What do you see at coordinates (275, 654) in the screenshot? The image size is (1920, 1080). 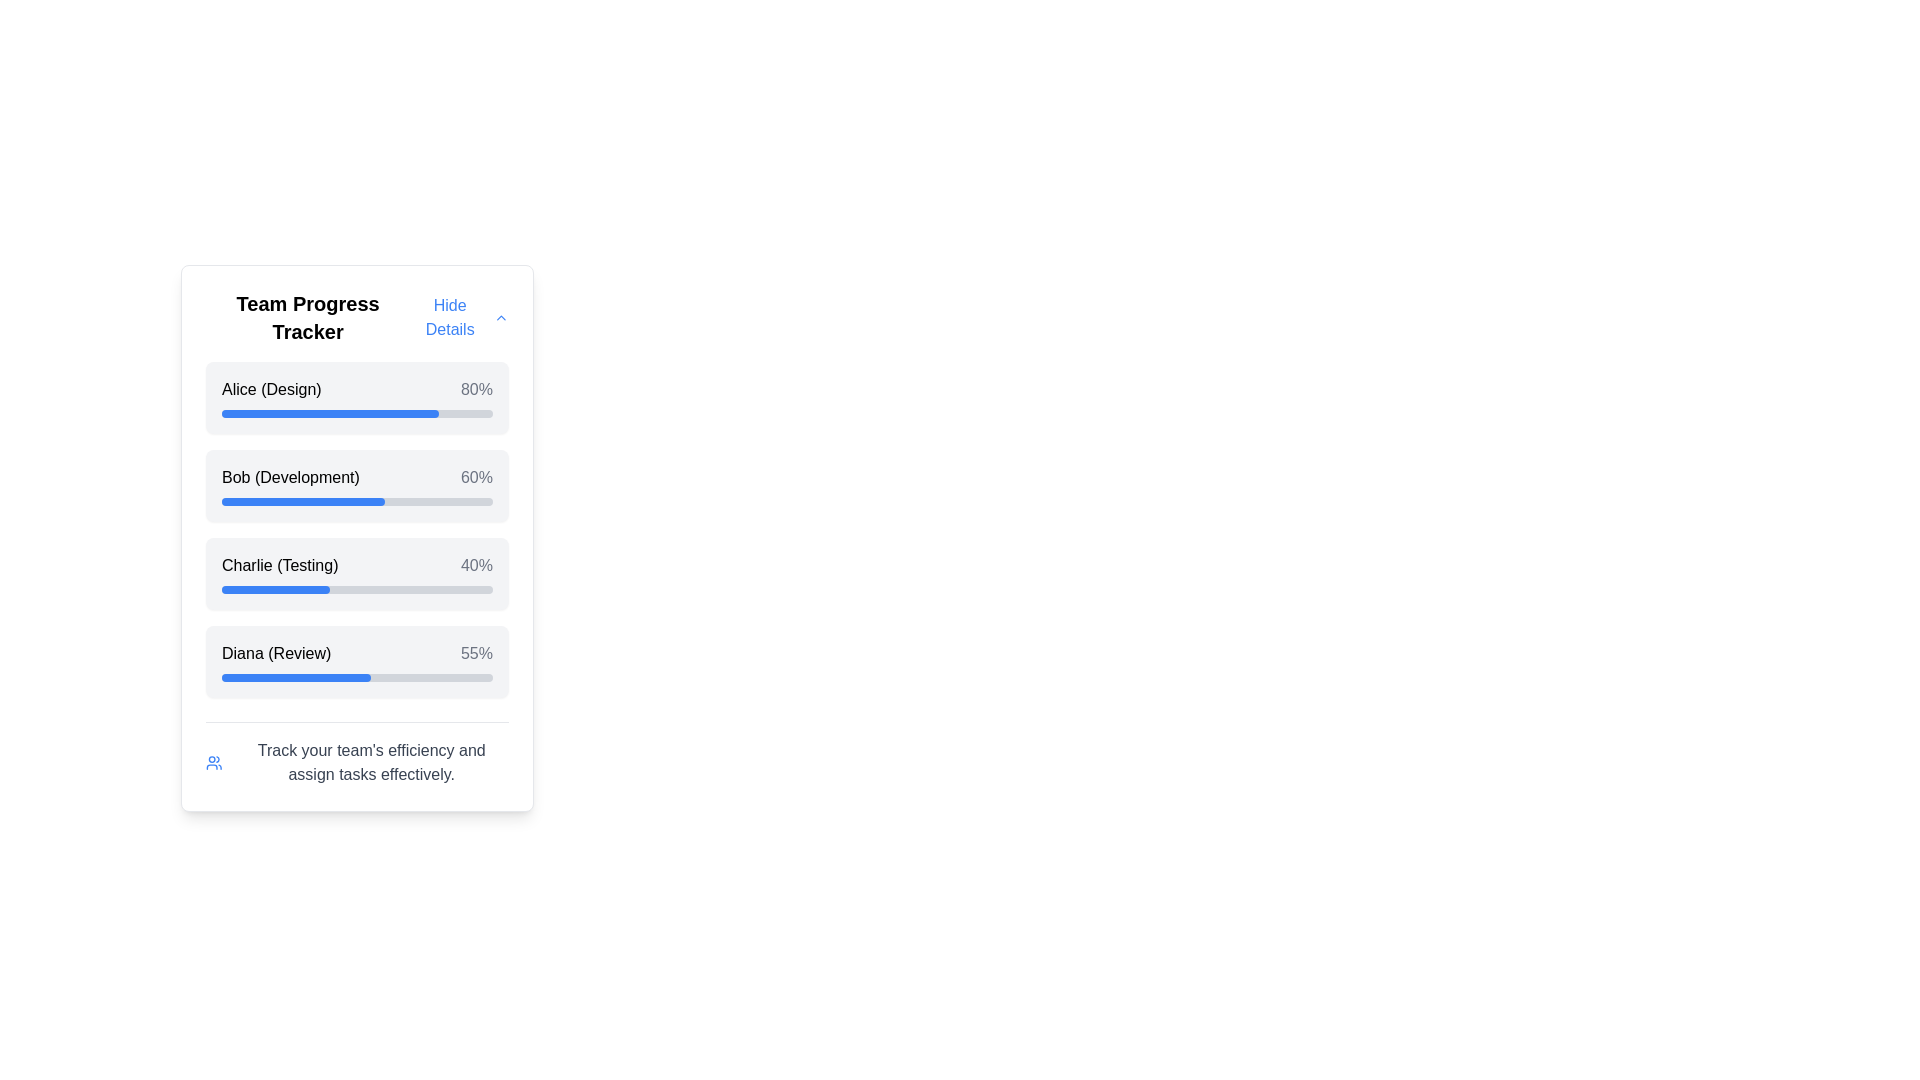 I see `the text label identifying the team member or task 'Diana (Review)' located in the fourth row of the 'Team Progress Tracker'` at bounding box center [275, 654].